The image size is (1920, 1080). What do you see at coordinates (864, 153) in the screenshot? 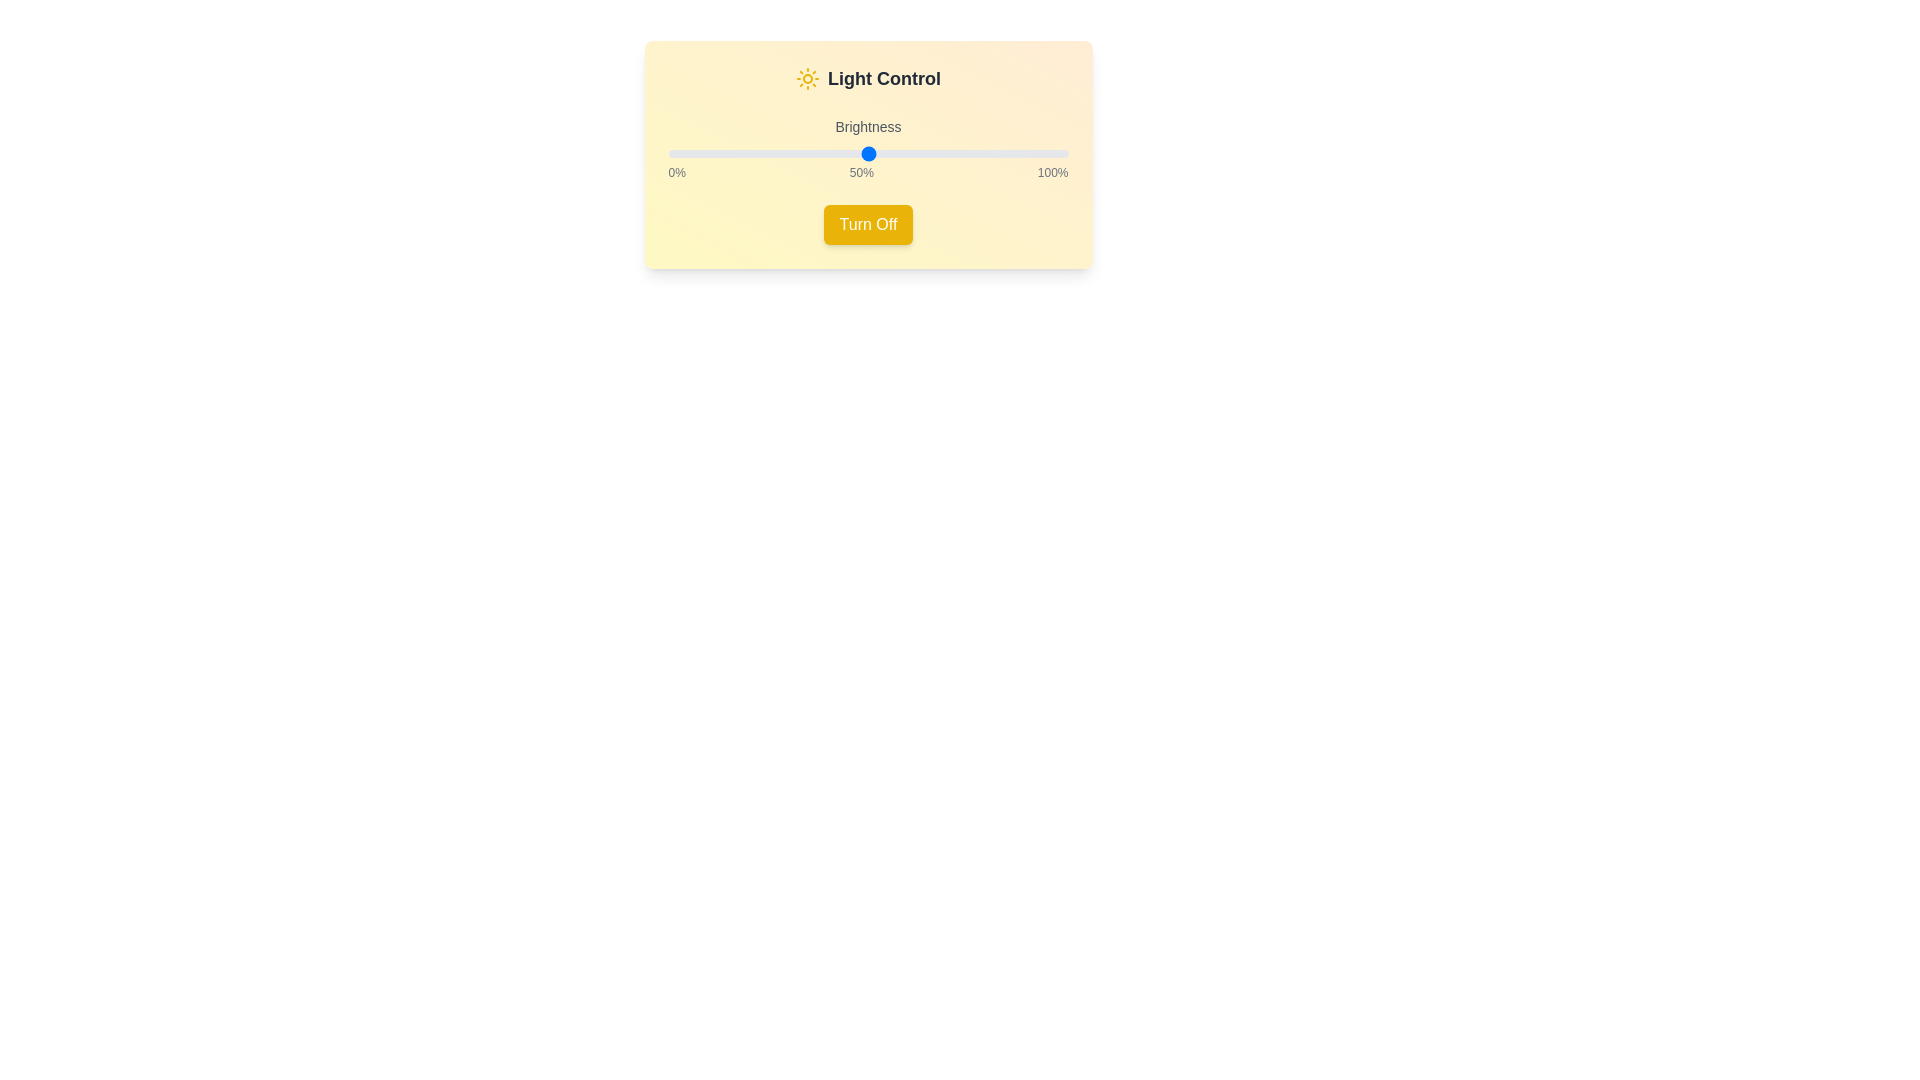
I see `Brightness` at bounding box center [864, 153].